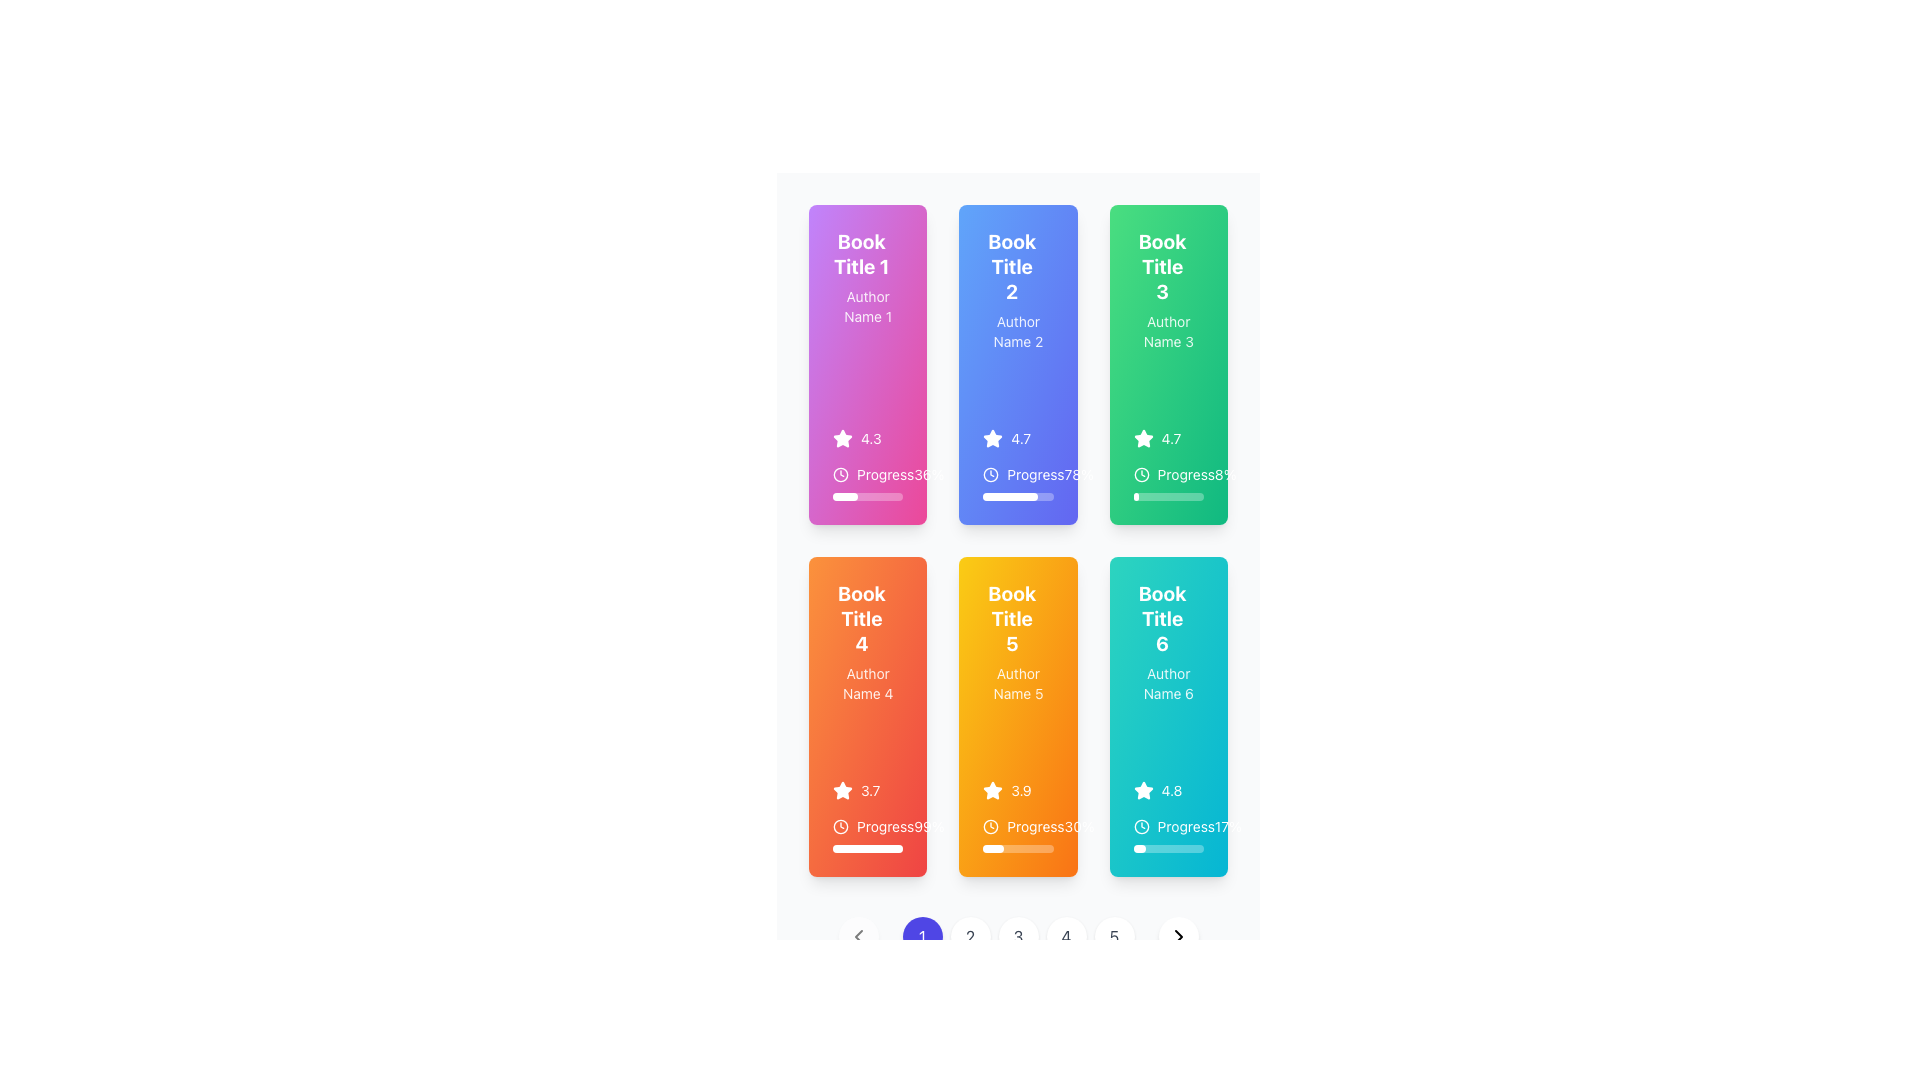 The height and width of the screenshot is (1080, 1920). I want to click on the Text with Icon Group that consists of a clock icon and the text 'Progress', located within the orange card labeled 'Book Title 4', positioned towards the bottom of the card, slightly above a progress bar, so click(873, 826).